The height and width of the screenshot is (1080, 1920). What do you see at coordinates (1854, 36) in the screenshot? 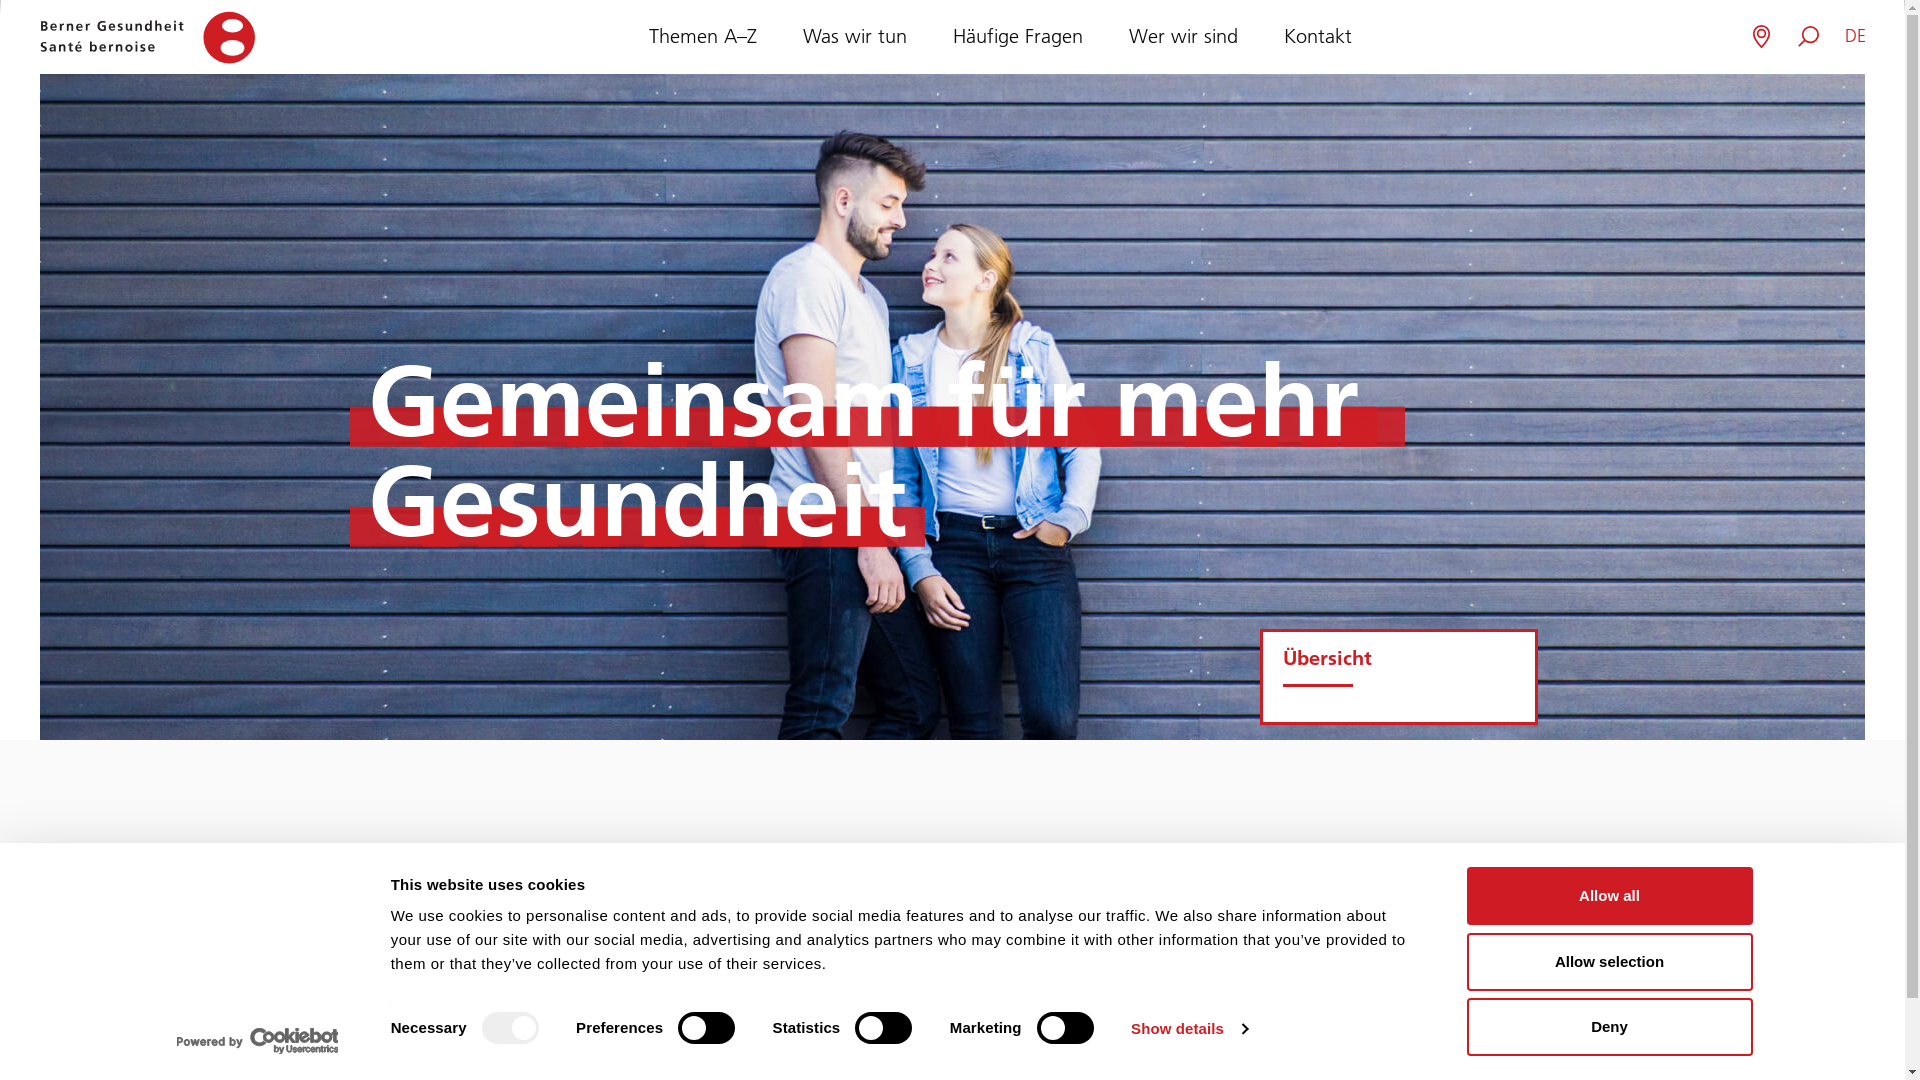
I see `'DE'` at bounding box center [1854, 36].